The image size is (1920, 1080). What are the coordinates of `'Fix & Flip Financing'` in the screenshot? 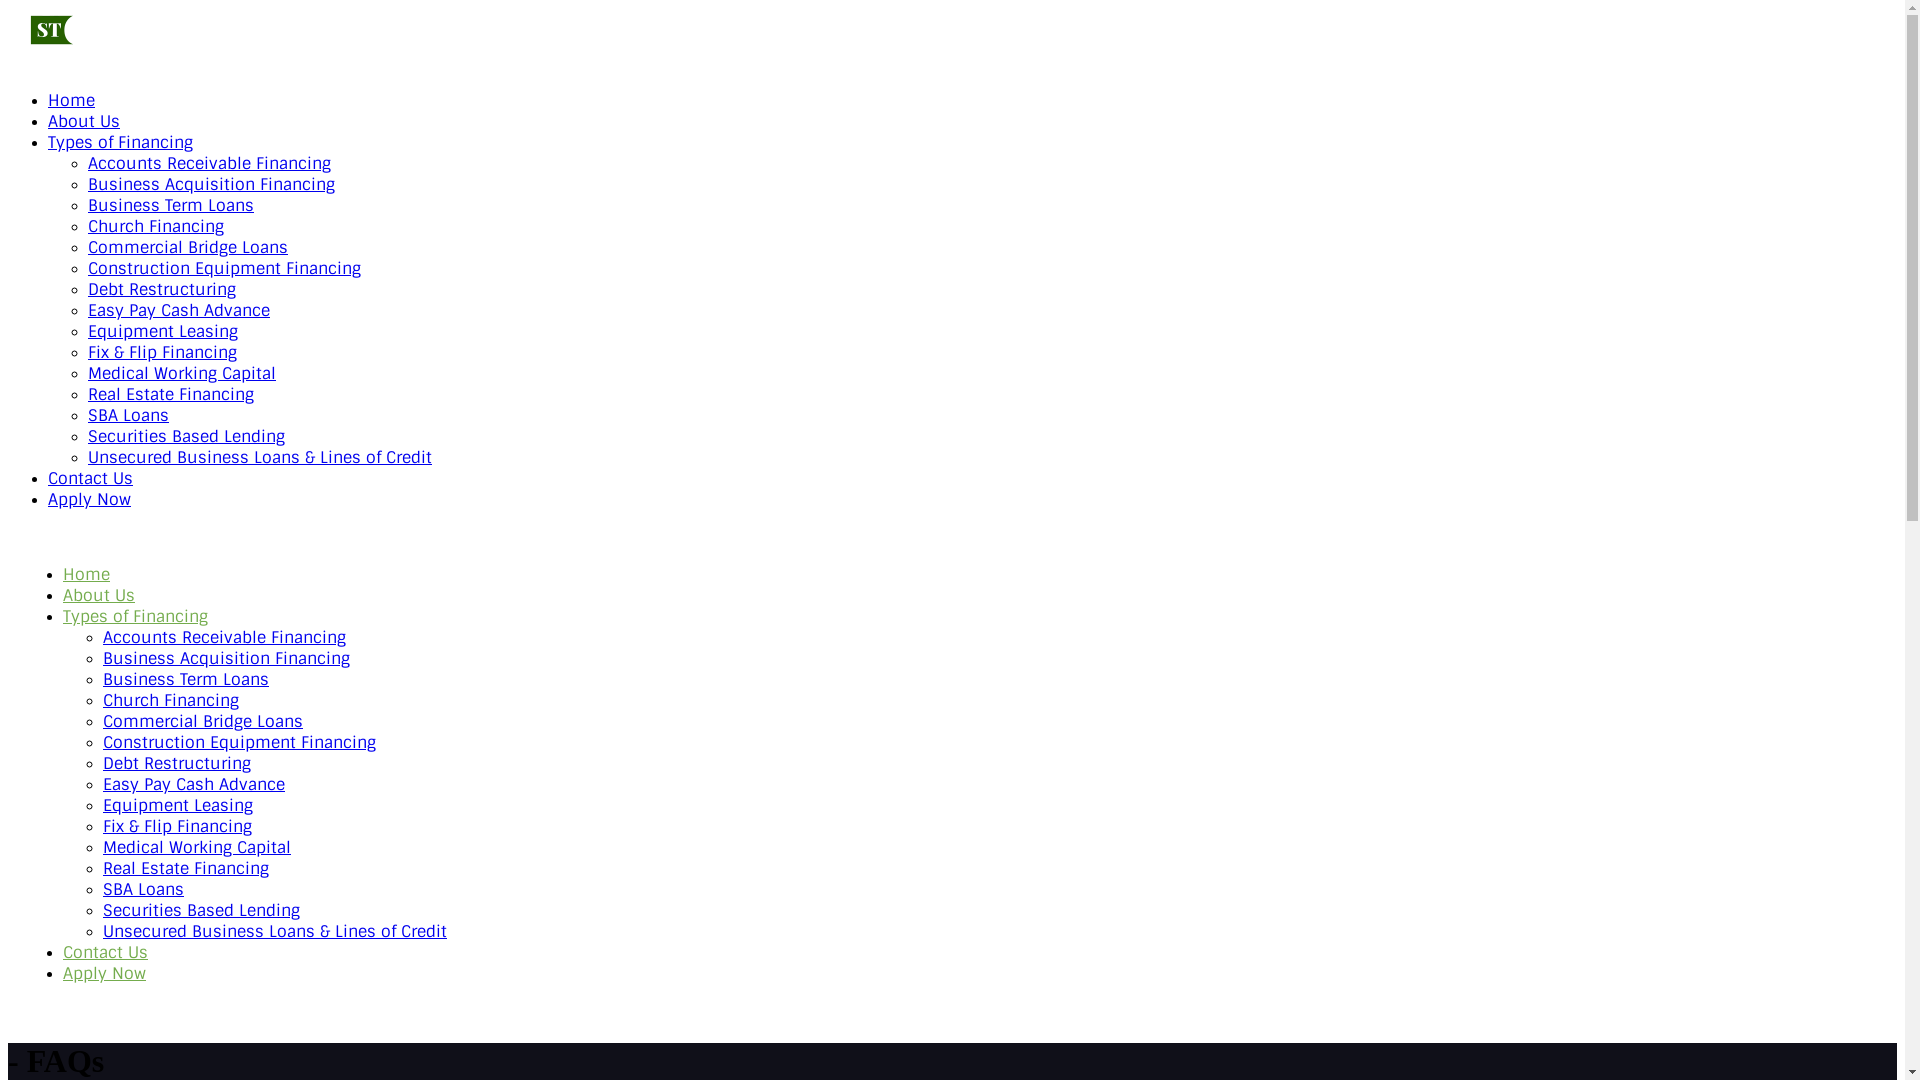 It's located at (177, 826).